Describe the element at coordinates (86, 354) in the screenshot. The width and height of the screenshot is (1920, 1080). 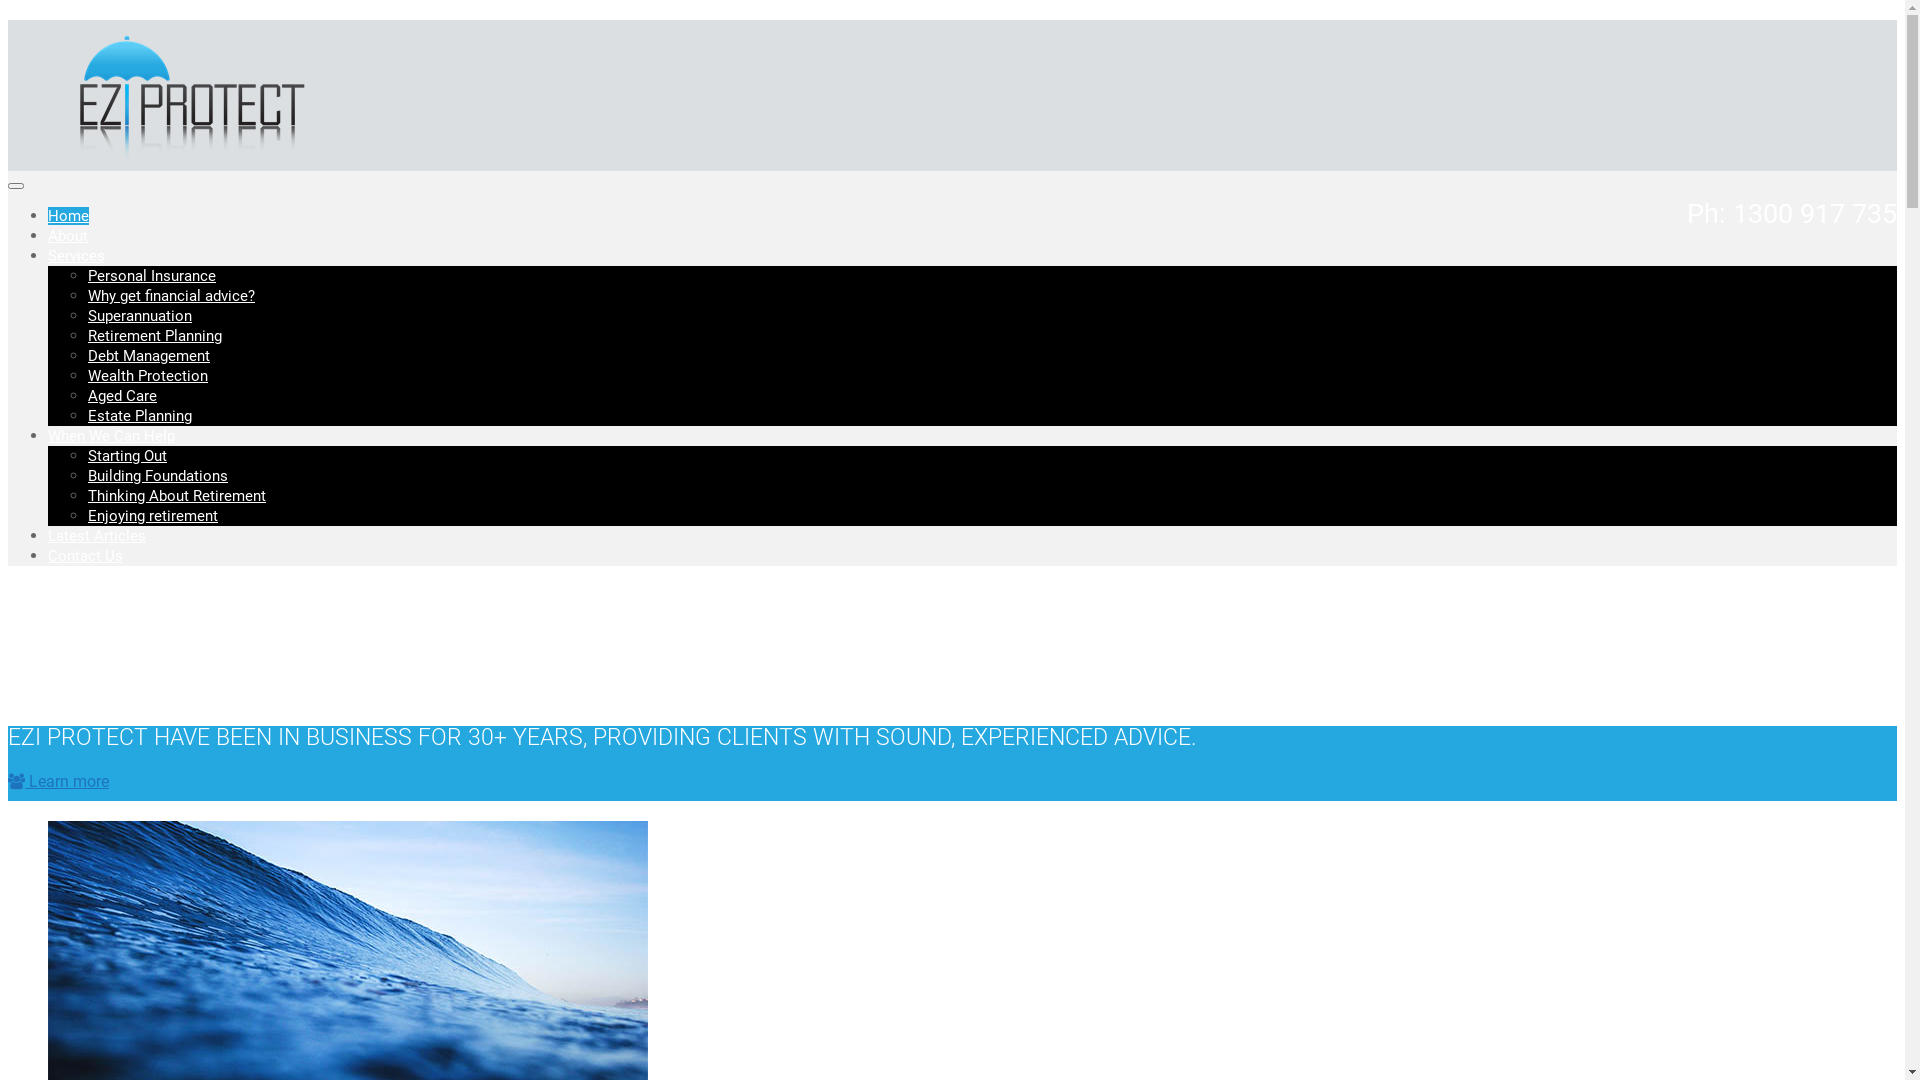
I see `'Debt Management'` at that location.